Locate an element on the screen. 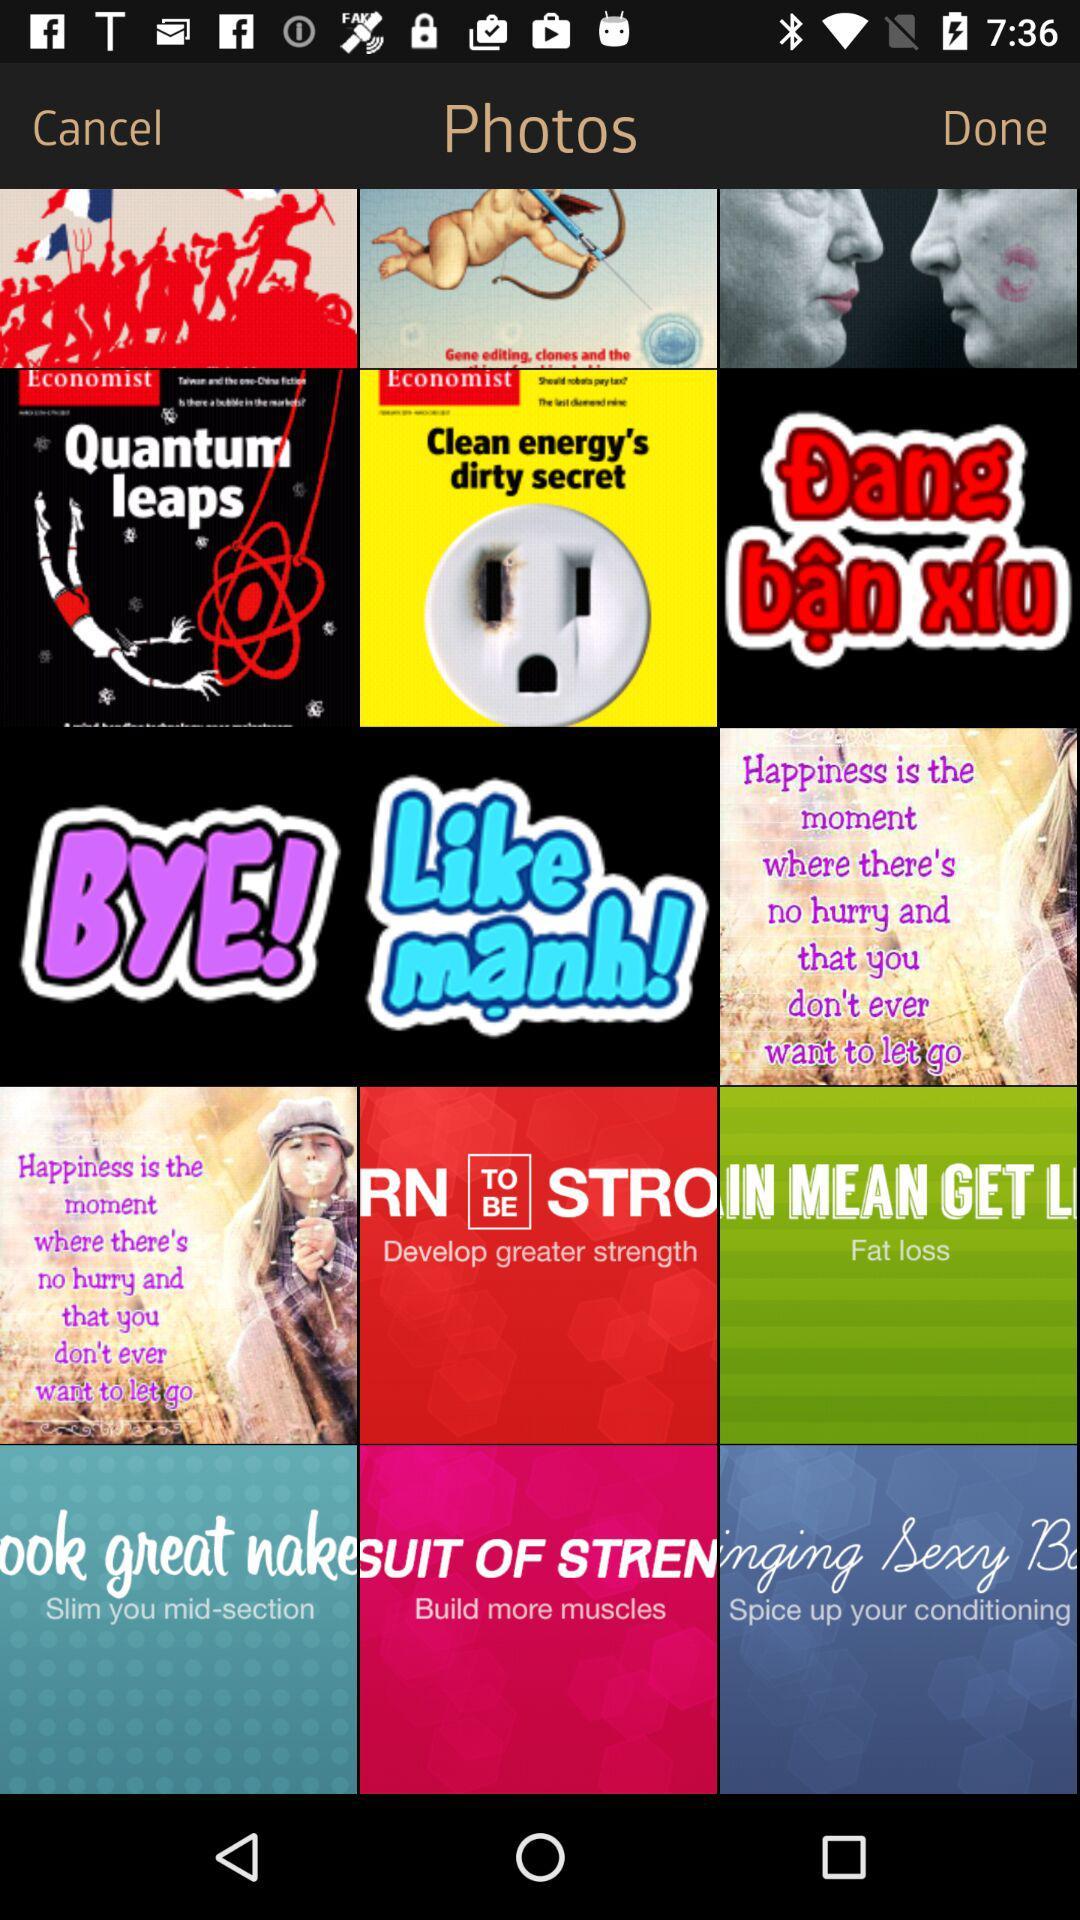  one picture is located at coordinates (537, 1619).